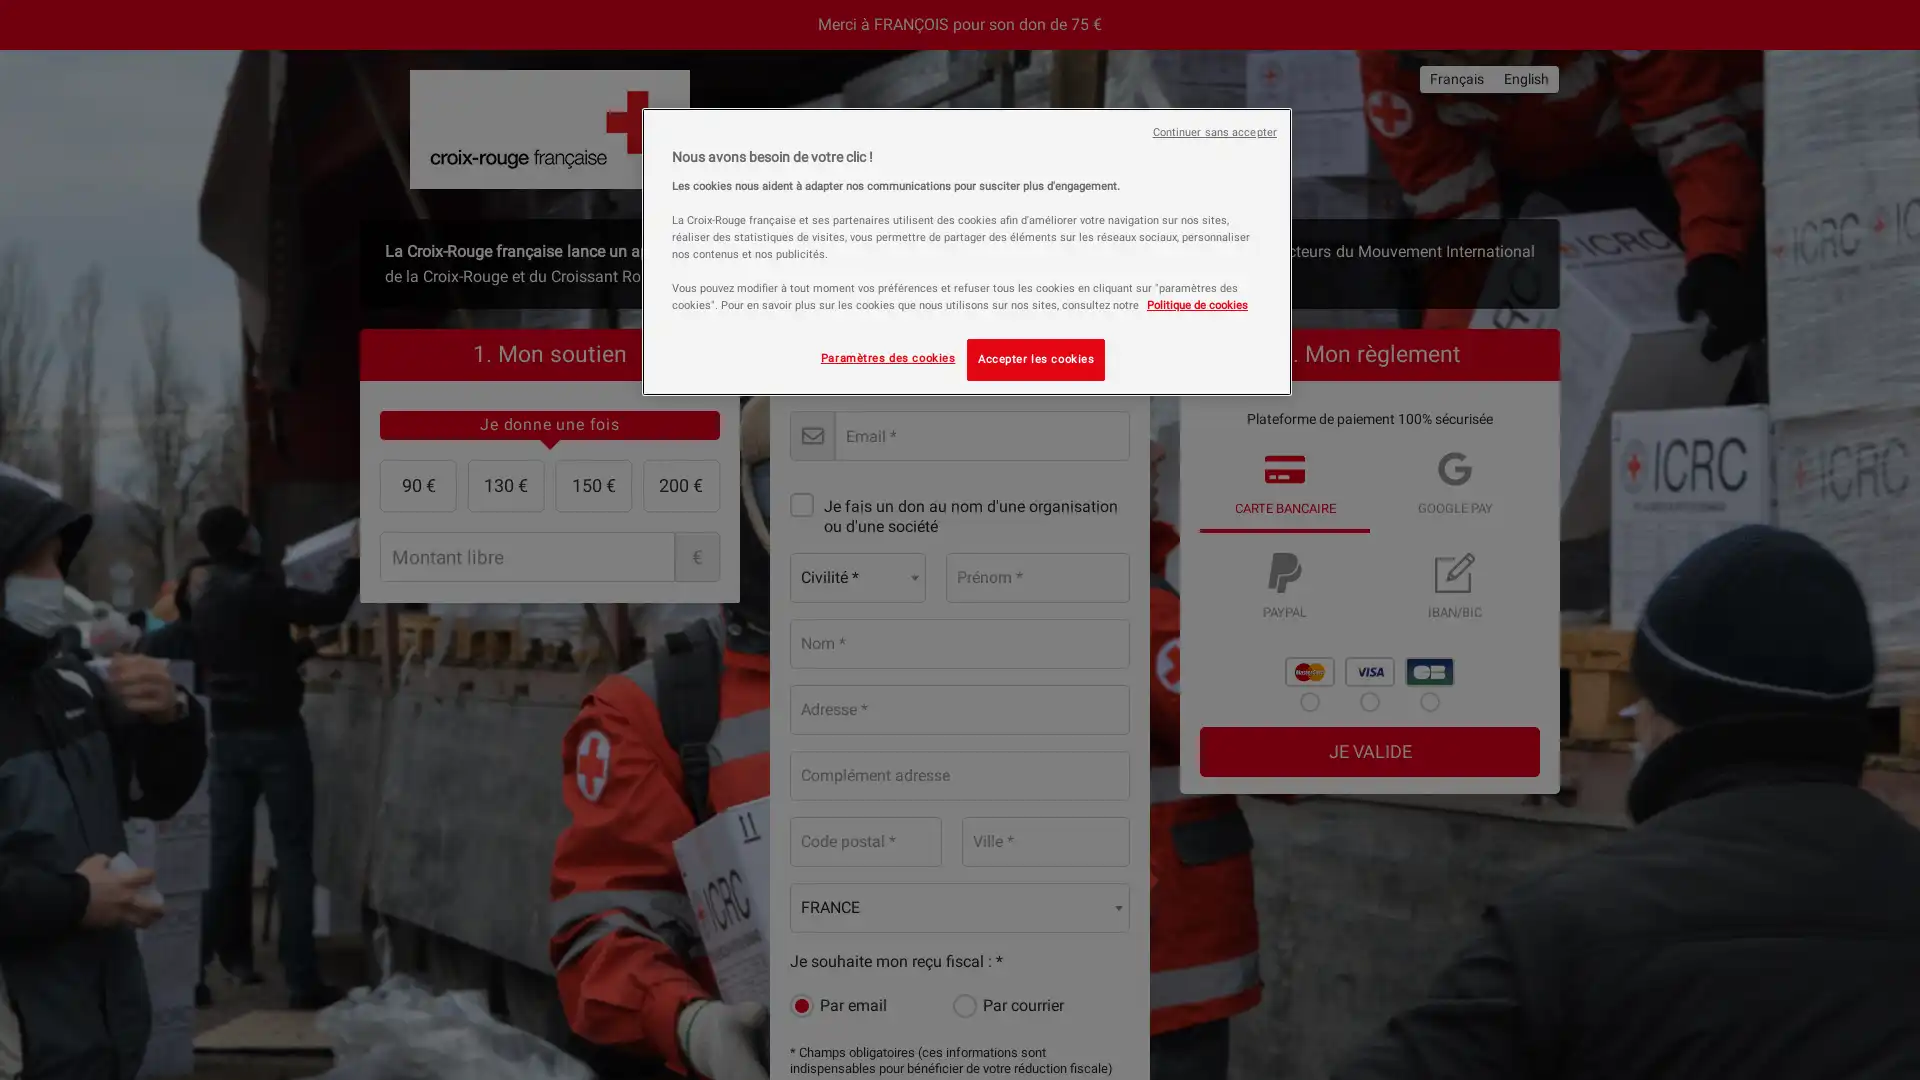 This screenshot has height=1080, width=1920. What do you see at coordinates (1213, 132) in the screenshot?
I see `Continuer sans accepter` at bounding box center [1213, 132].